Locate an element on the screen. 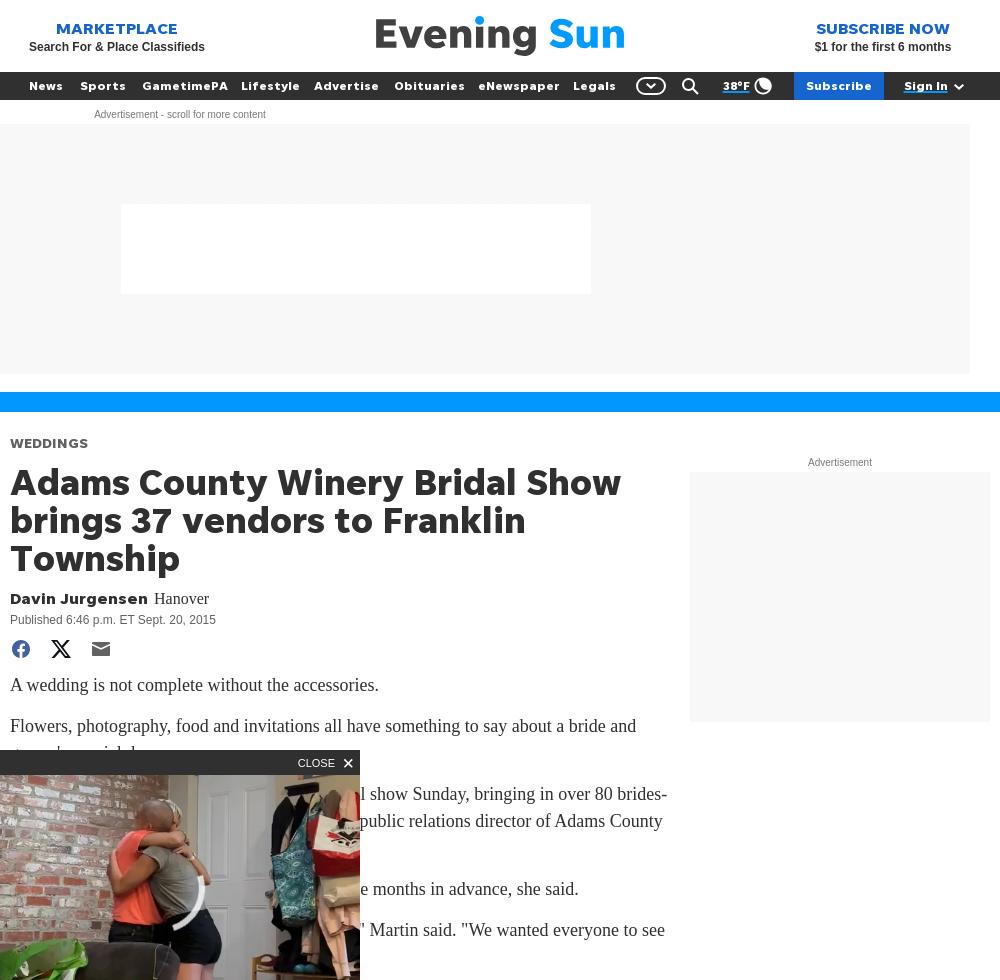  'Sports' is located at coordinates (102, 85).